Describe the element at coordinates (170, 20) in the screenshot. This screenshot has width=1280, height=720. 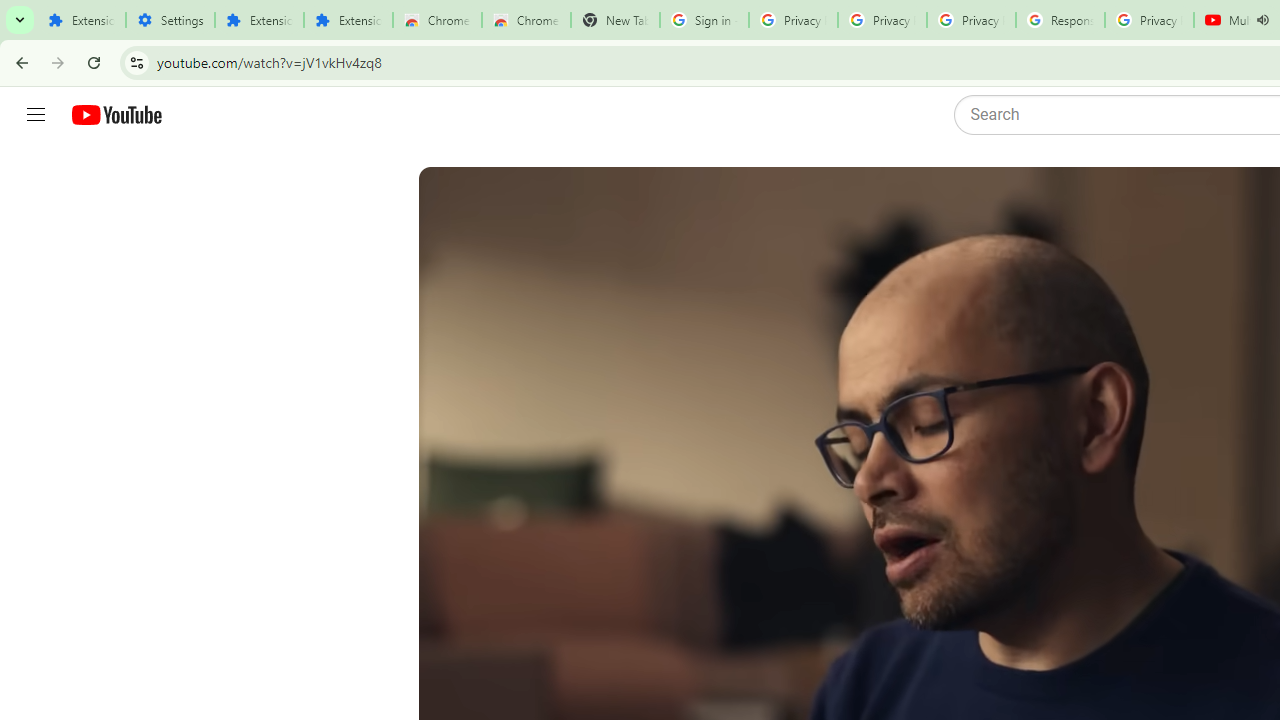
I see `'Settings'` at that location.